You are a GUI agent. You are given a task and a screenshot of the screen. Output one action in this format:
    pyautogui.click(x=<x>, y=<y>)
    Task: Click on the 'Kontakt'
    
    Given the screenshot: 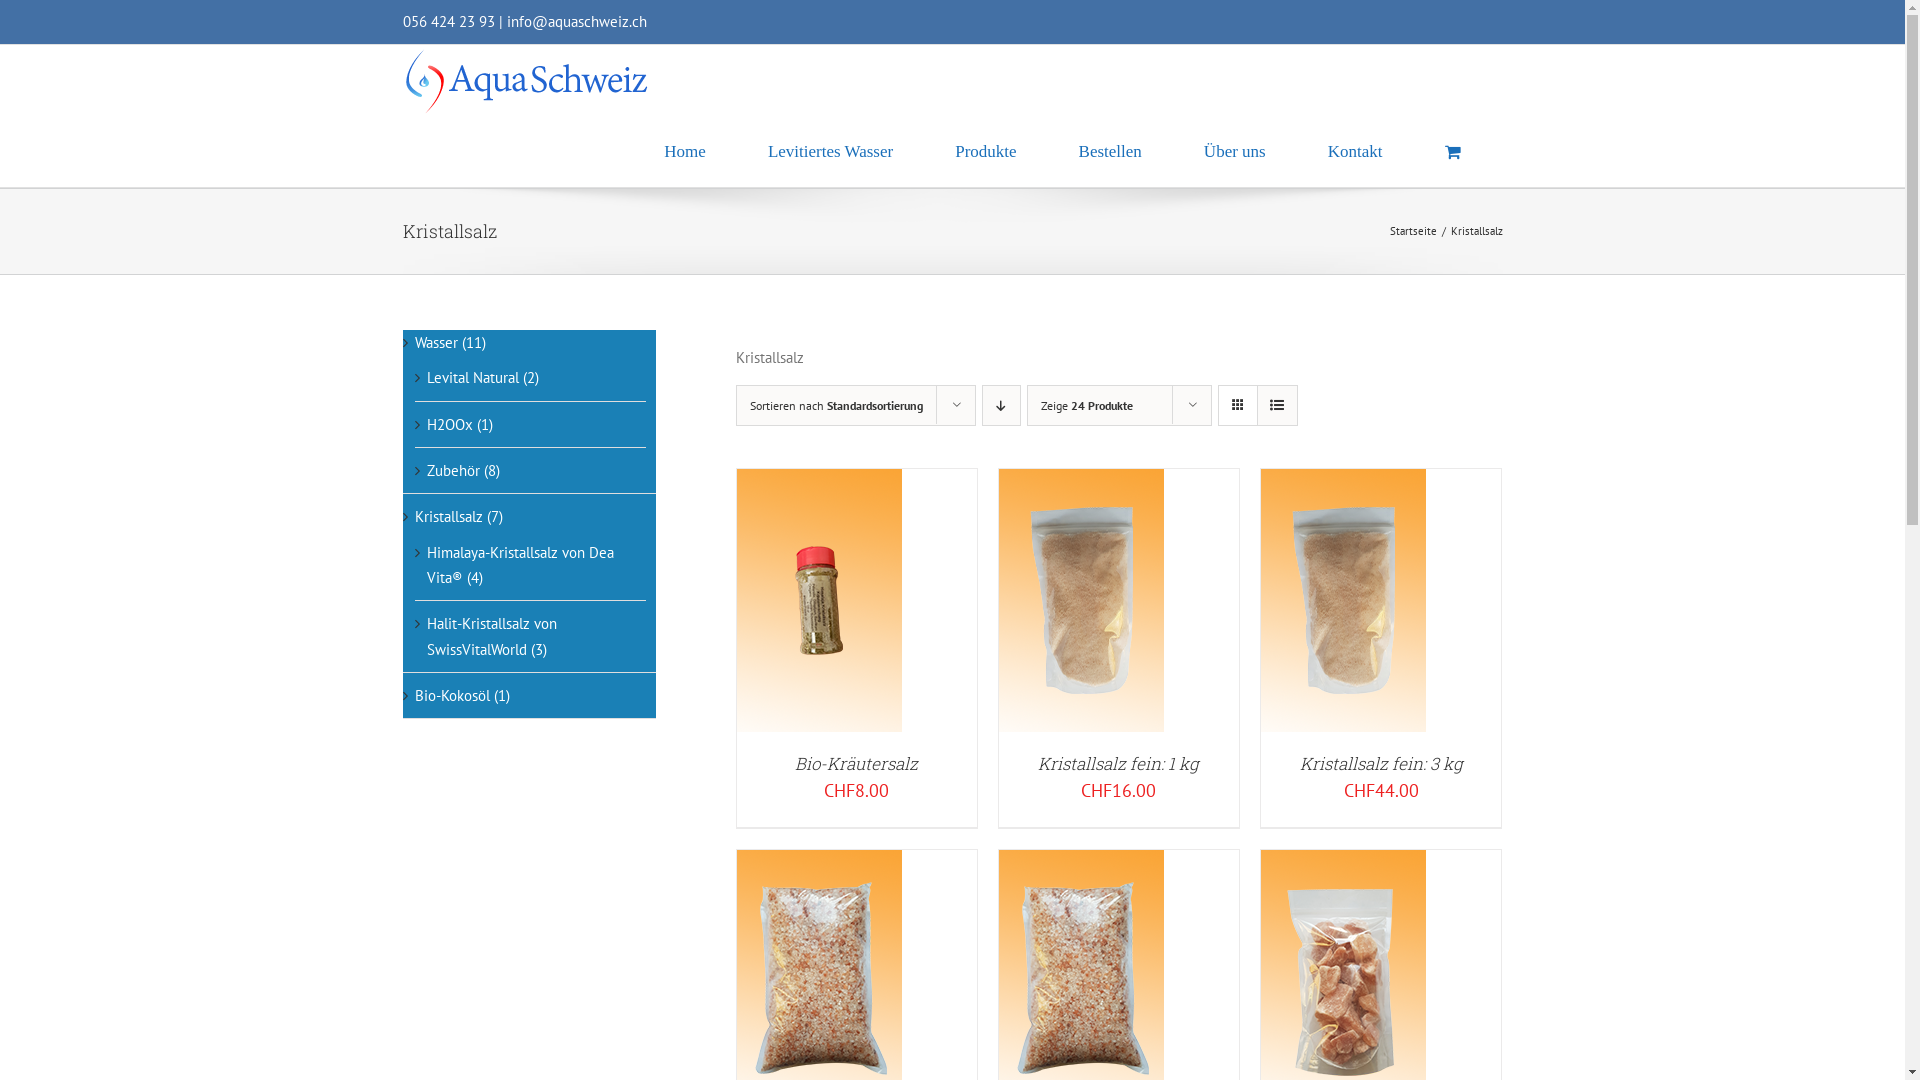 What is the action you would take?
    pyautogui.click(x=1355, y=150)
    